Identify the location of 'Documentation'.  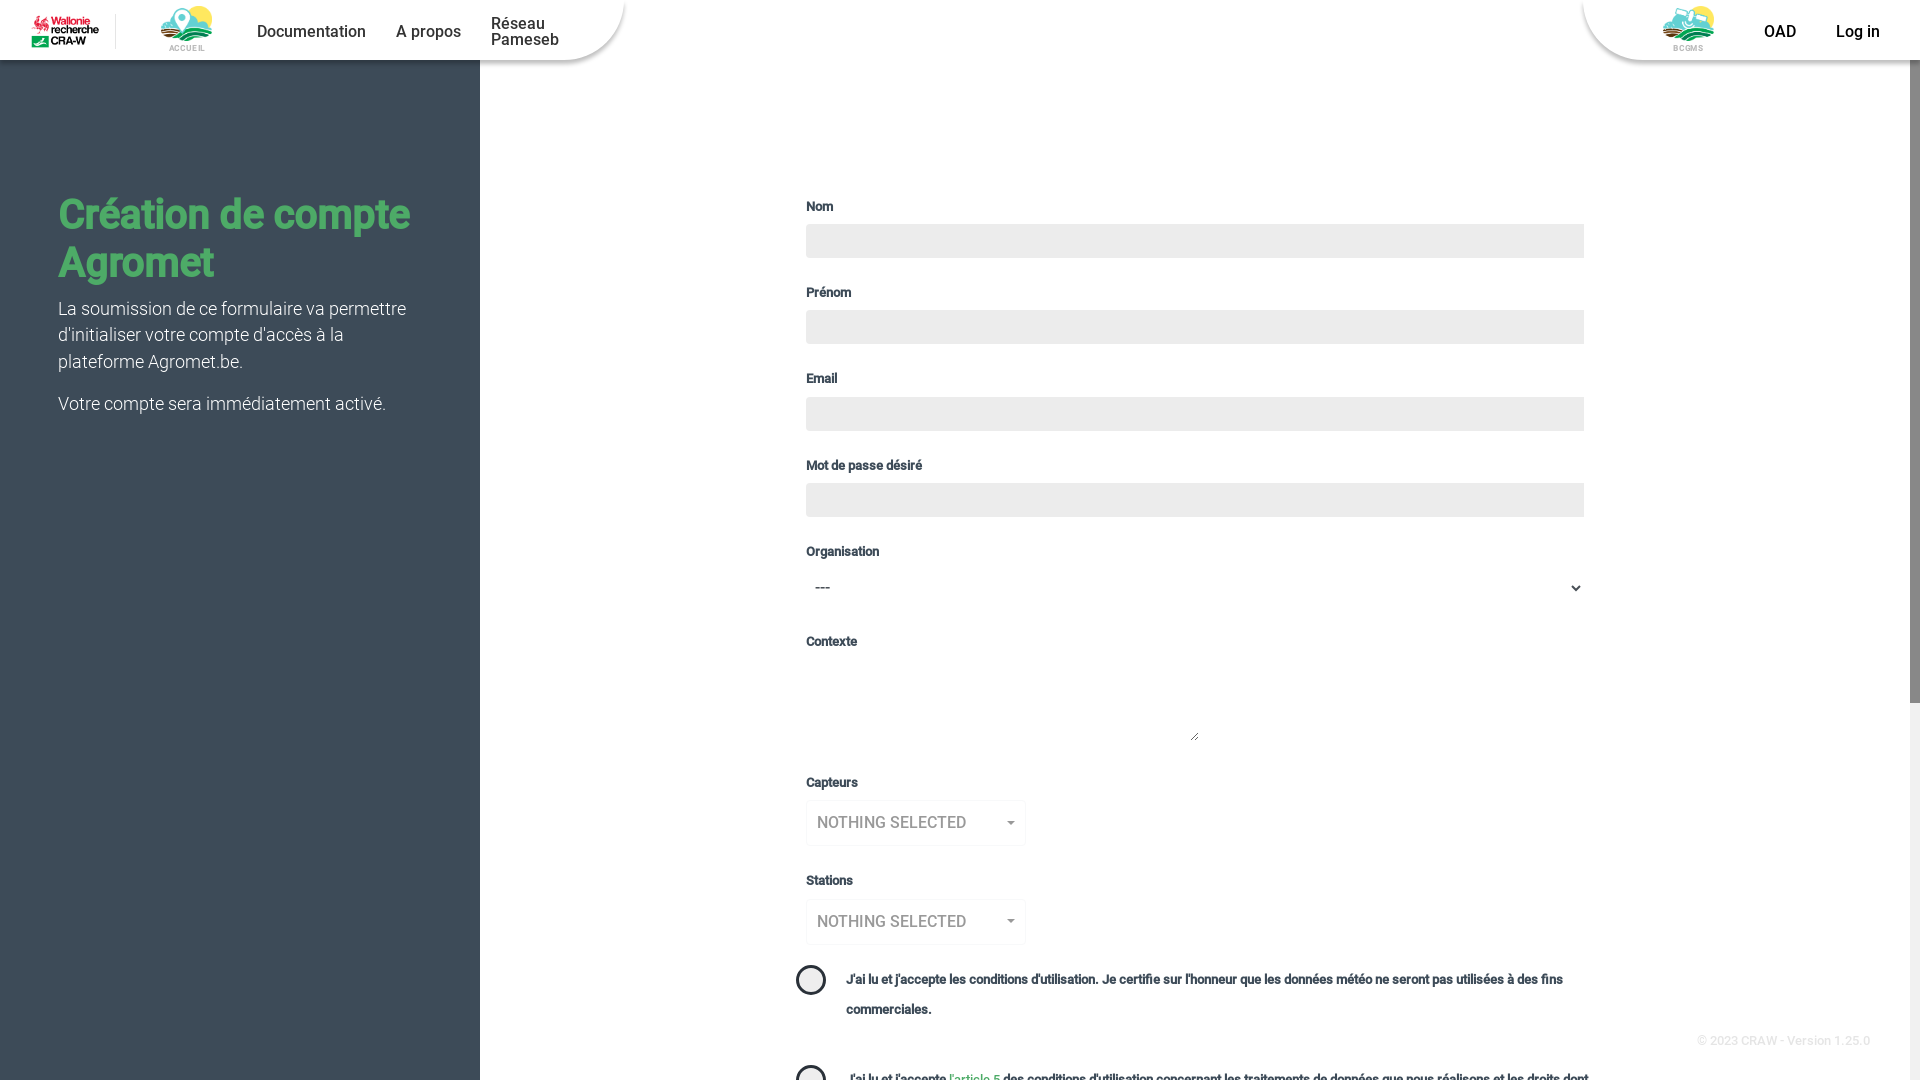
(310, 31).